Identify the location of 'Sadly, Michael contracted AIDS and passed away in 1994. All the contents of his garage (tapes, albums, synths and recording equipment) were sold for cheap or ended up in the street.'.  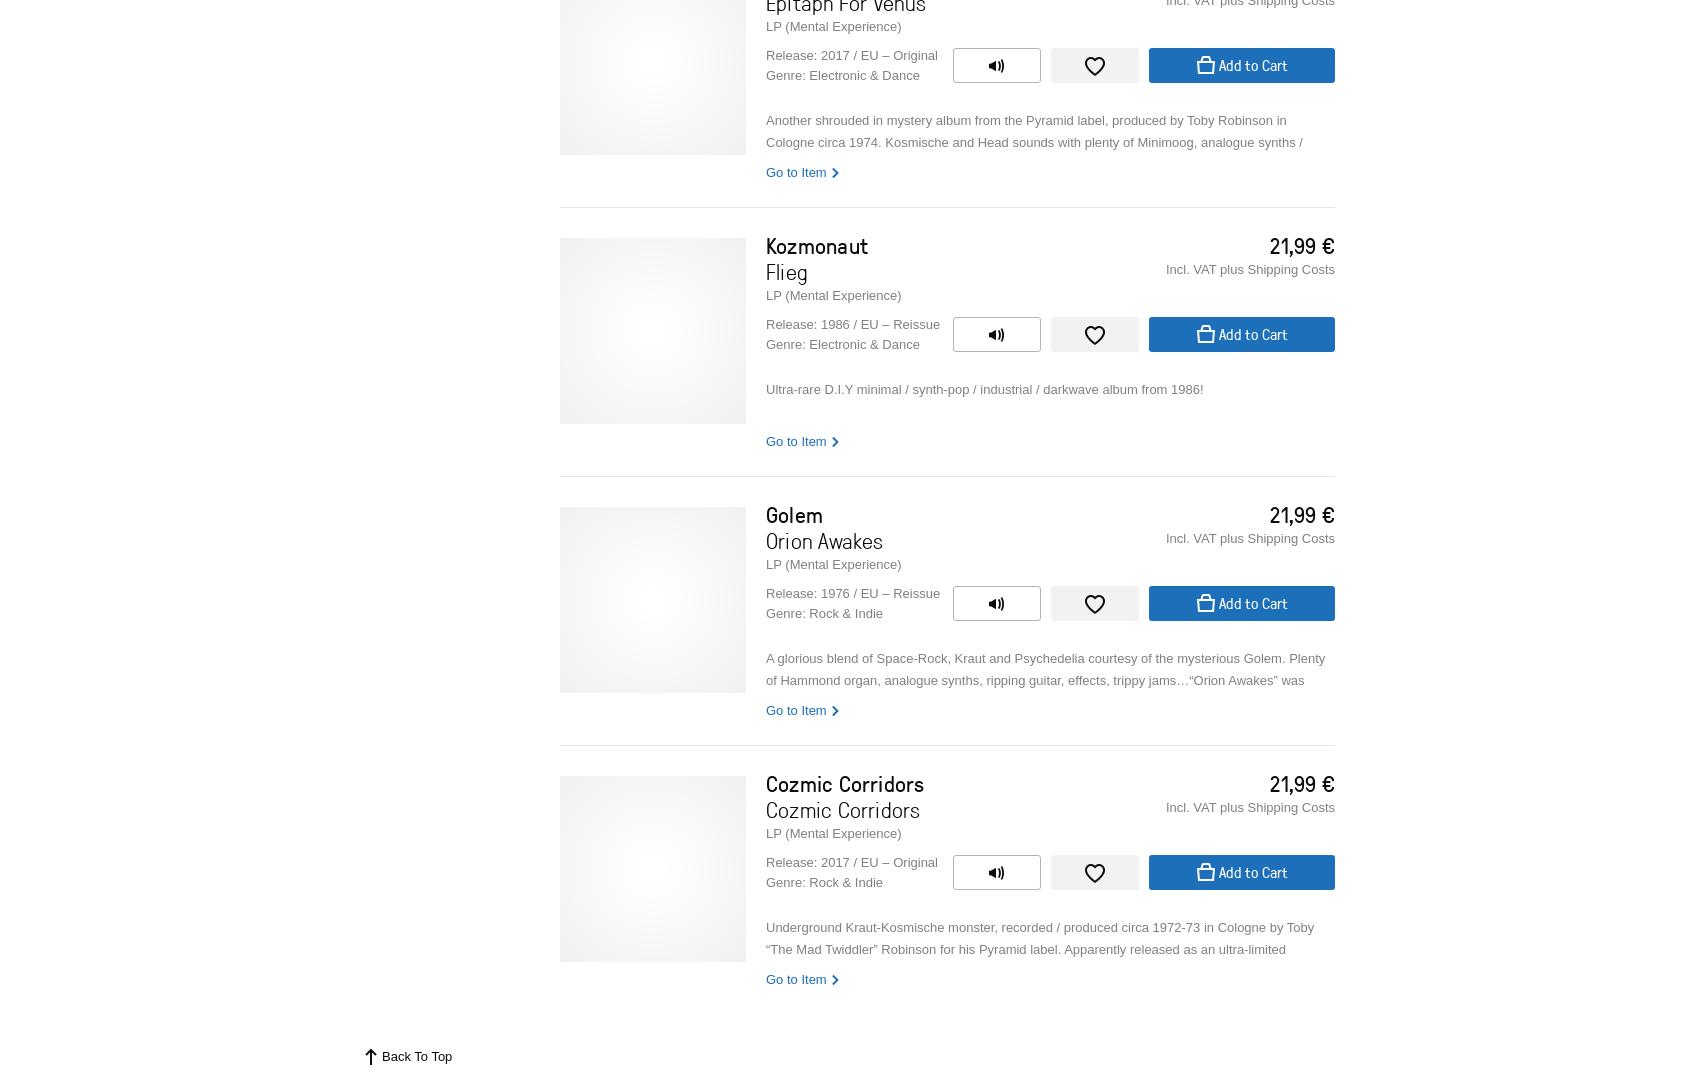
(1039, 663).